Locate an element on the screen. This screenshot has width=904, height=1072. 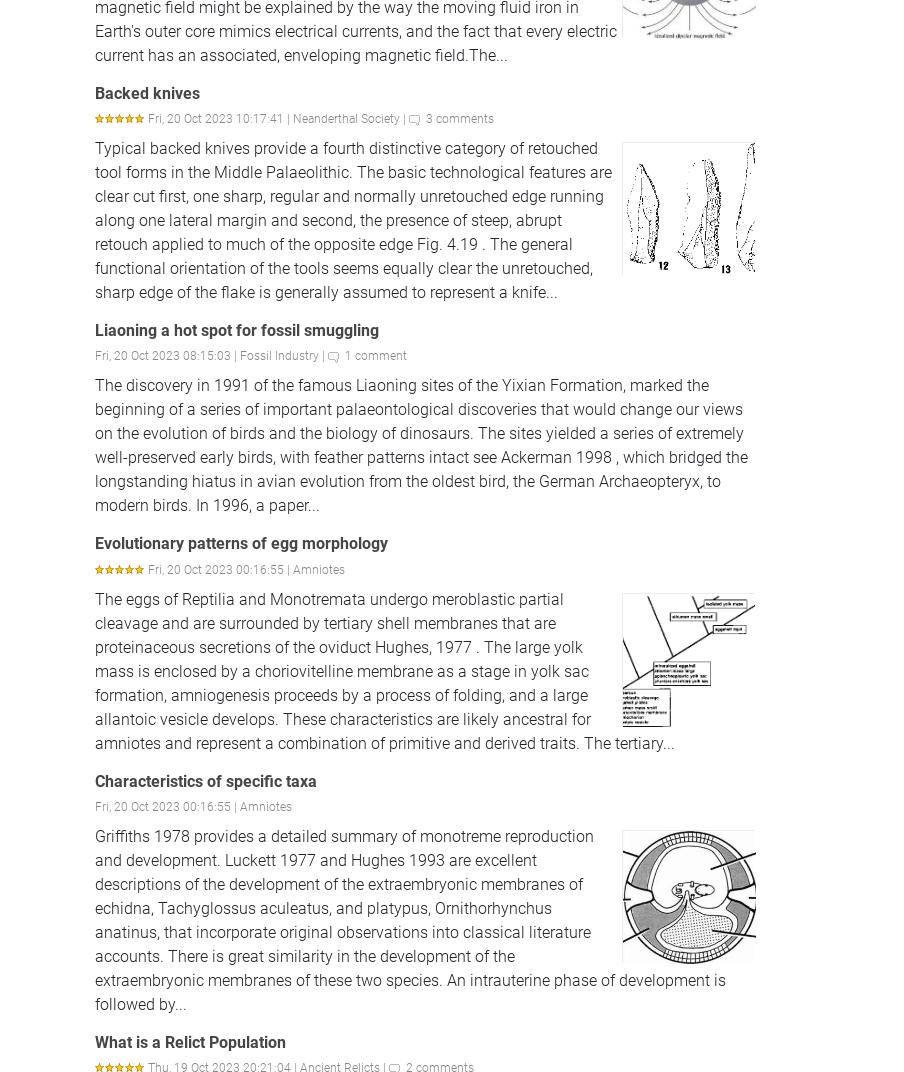
'Griffiths 1978 provides a detailed summary of monotreme reproduction and development. Luckett 1977 and Hughes 1993 are excellent descriptions of the development of the extraembryonic membranes of echidna, Tachyglossus aculeatus, and platypus, Ornithorhynchus anatinus, that incorporate original observations into classical literature accounts. There is great similarity in the development of the extraembryonic membranes of these two species. An intrauterine phase of development is followed by...' is located at coordinates (95, 919).